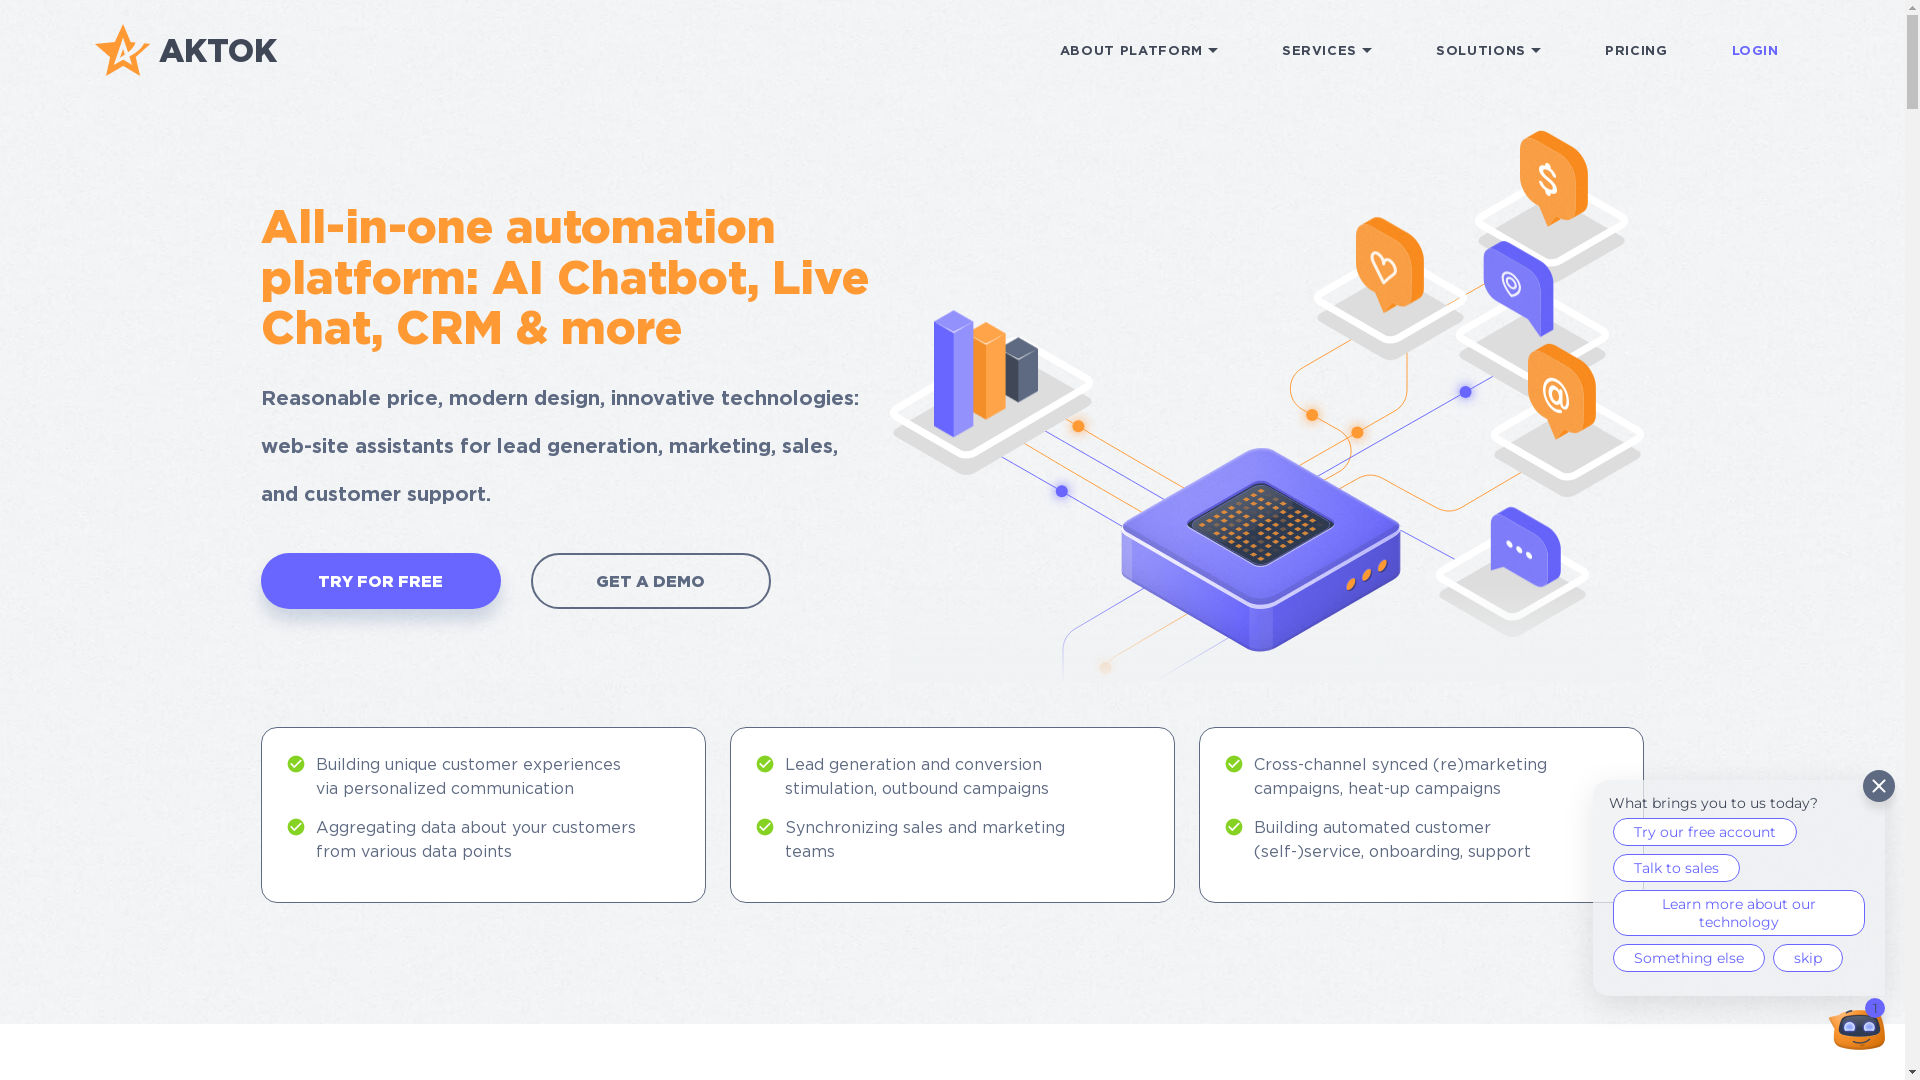  I want to click on 'SERVICES', so click(1326, 49).